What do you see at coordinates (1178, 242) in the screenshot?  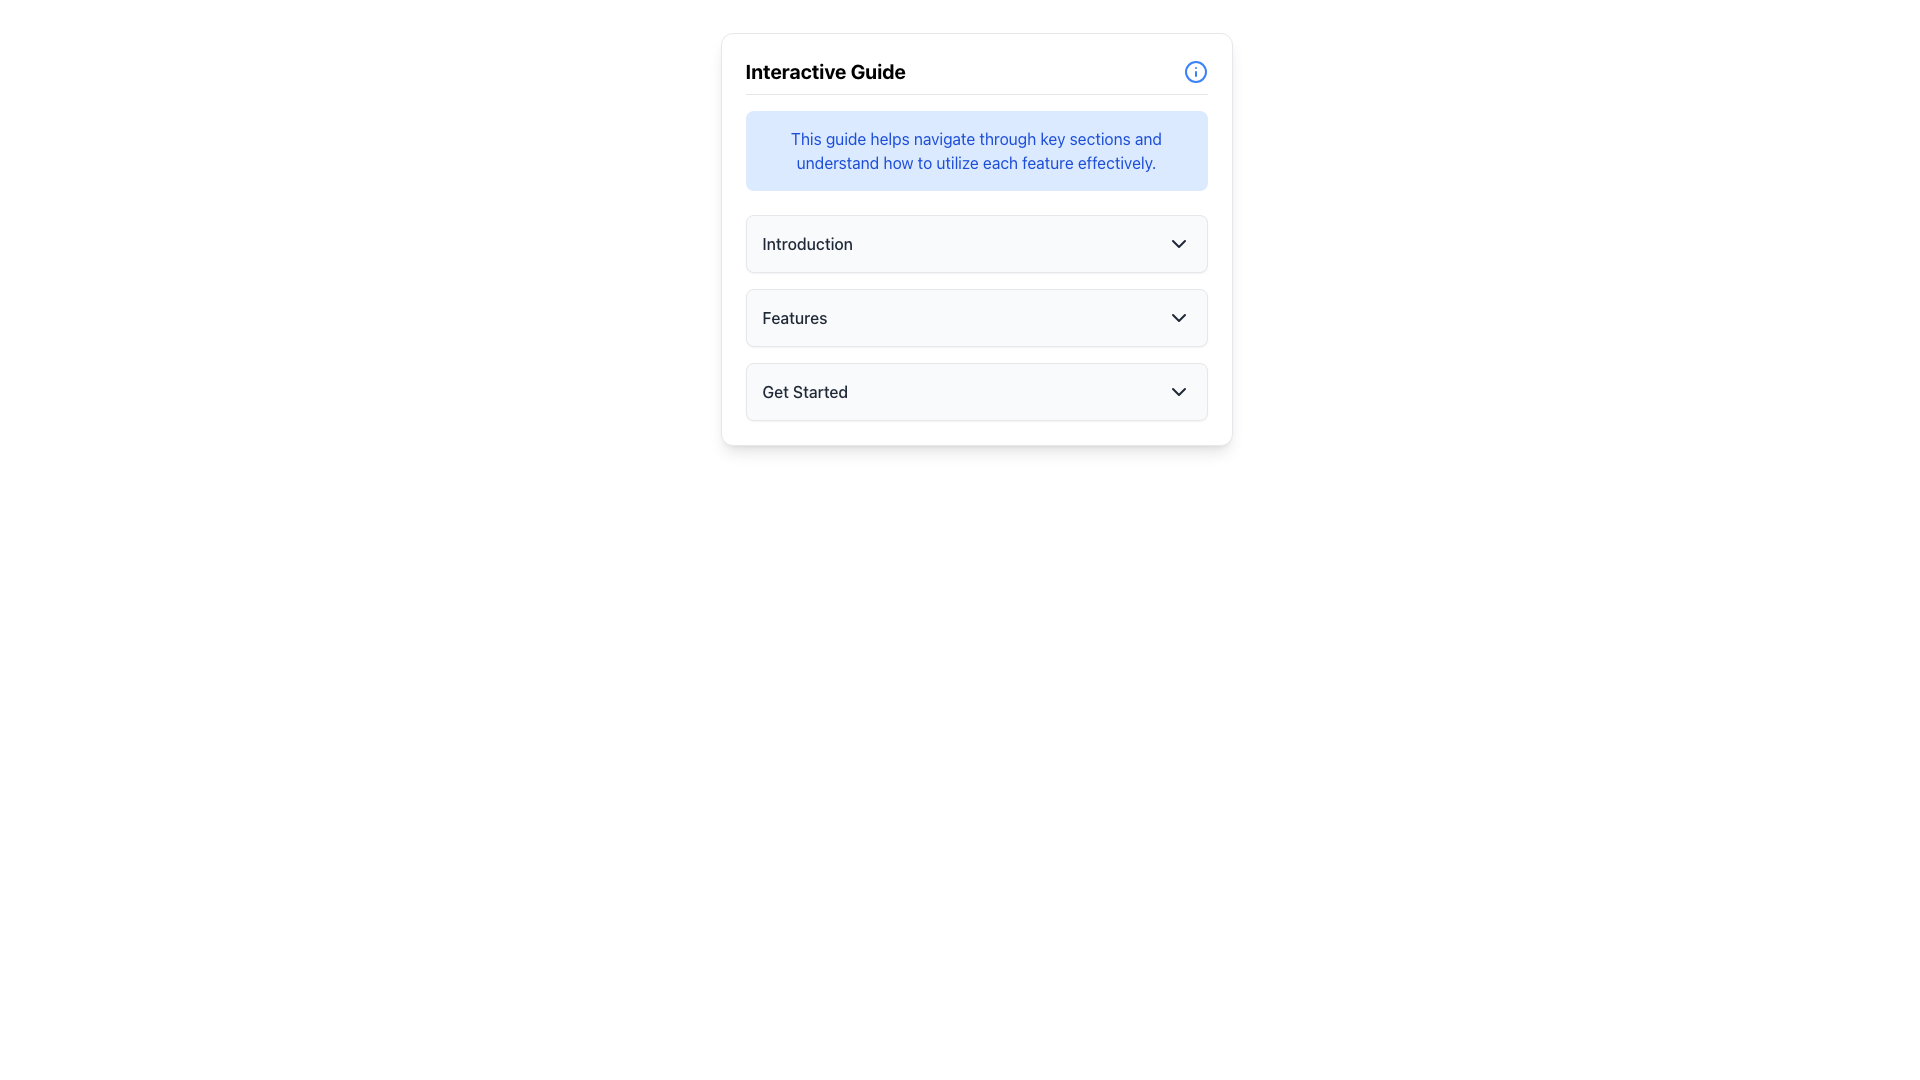 I see `the chevron-down icon located to the right of the 'Introduction' button text` at bounding box center [1178, 242].